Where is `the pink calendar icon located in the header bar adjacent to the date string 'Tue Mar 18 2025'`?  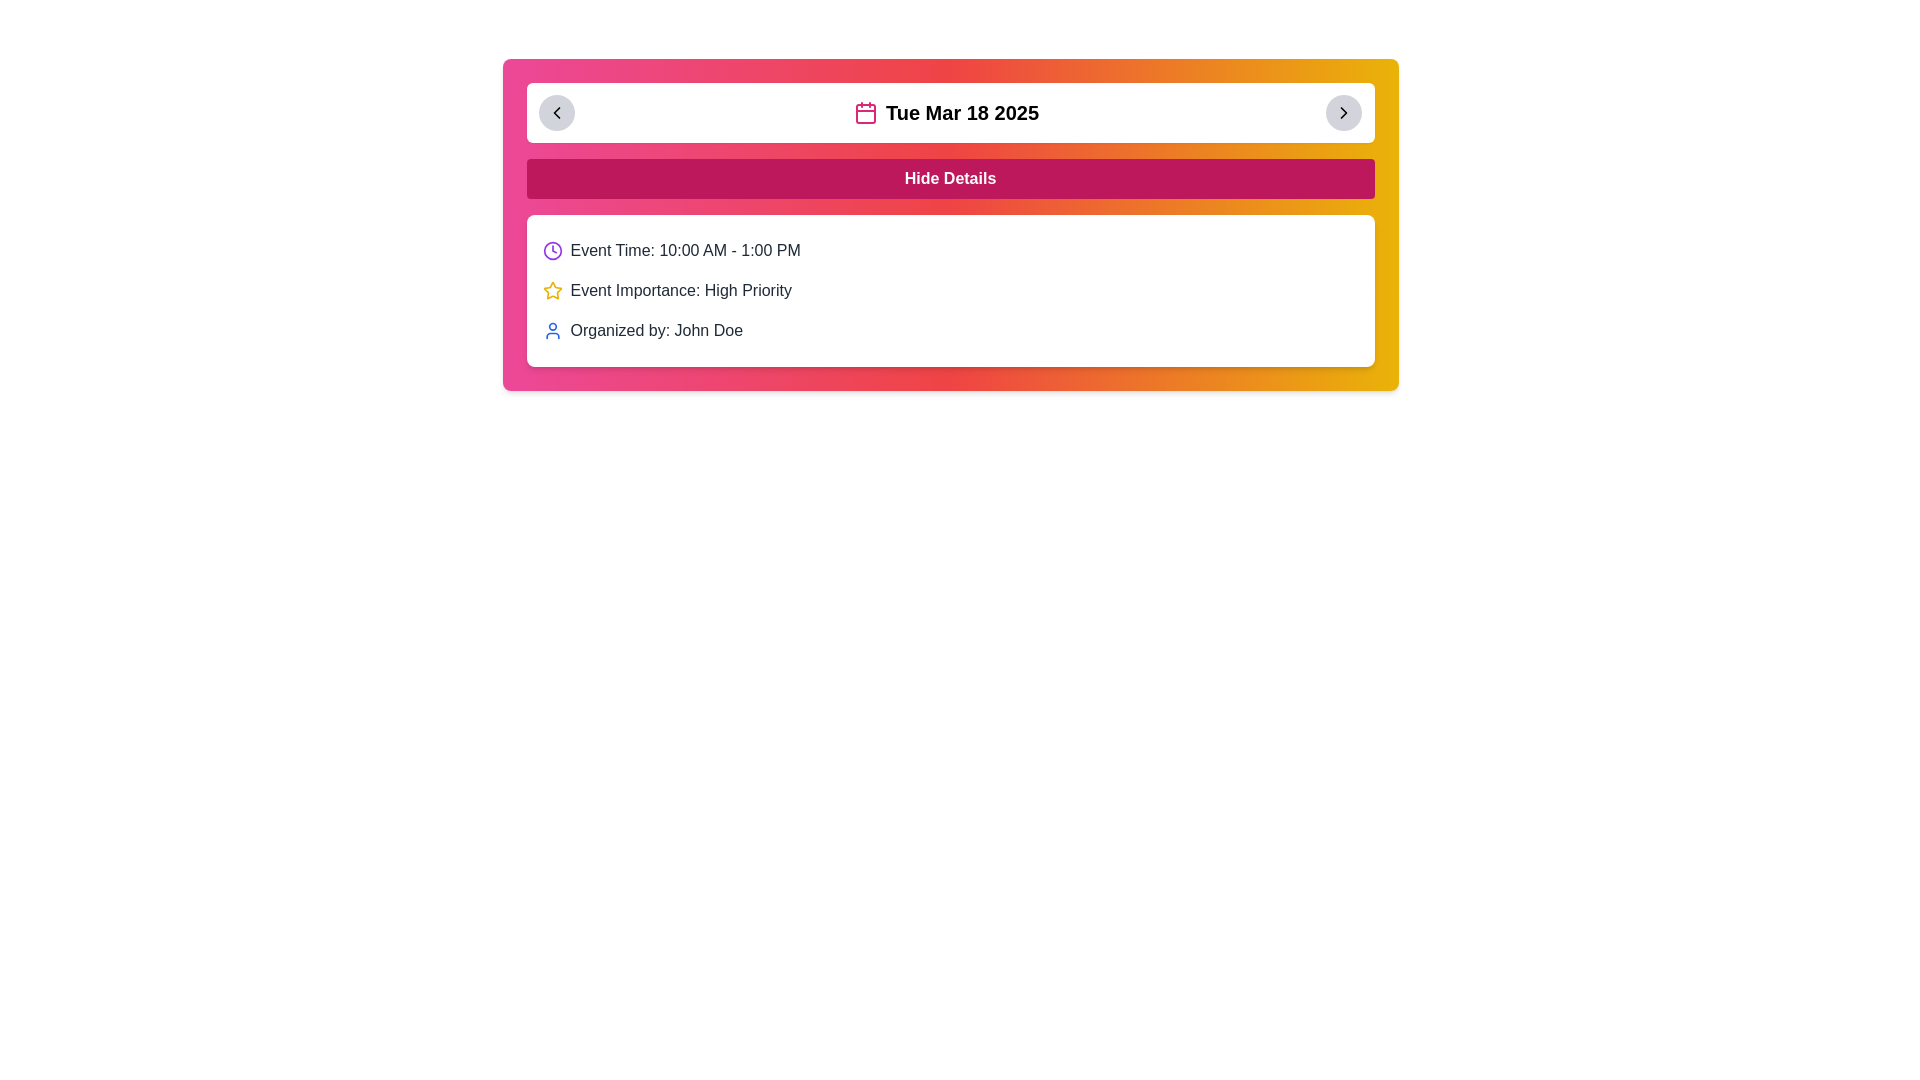 the pink calendar icon located in the header bar adjacent to the date string 'Tue Mar 18 2025' is located at coordinates (865, 112).